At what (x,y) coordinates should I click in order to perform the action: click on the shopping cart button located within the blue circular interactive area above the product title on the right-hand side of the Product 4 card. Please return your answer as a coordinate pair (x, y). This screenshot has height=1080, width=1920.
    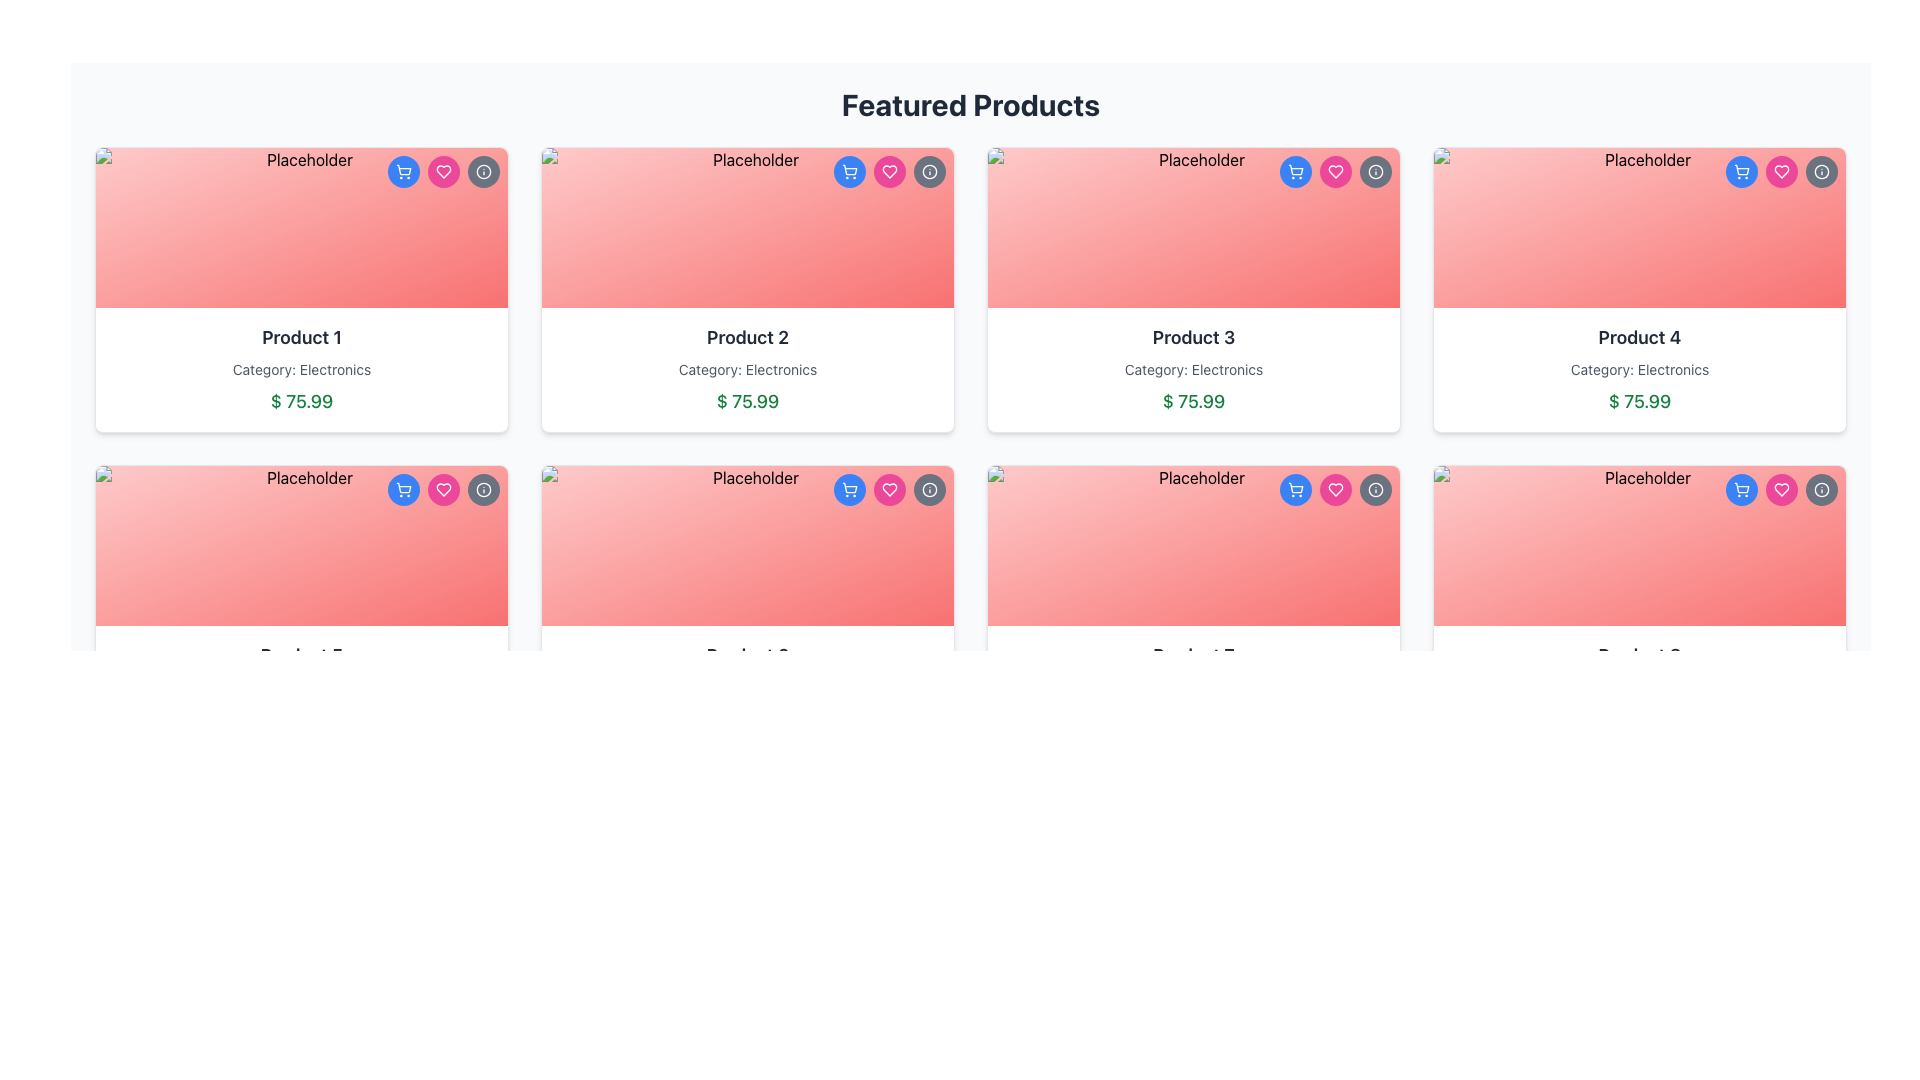
    Looking at the image, I should click on (1741, 489).